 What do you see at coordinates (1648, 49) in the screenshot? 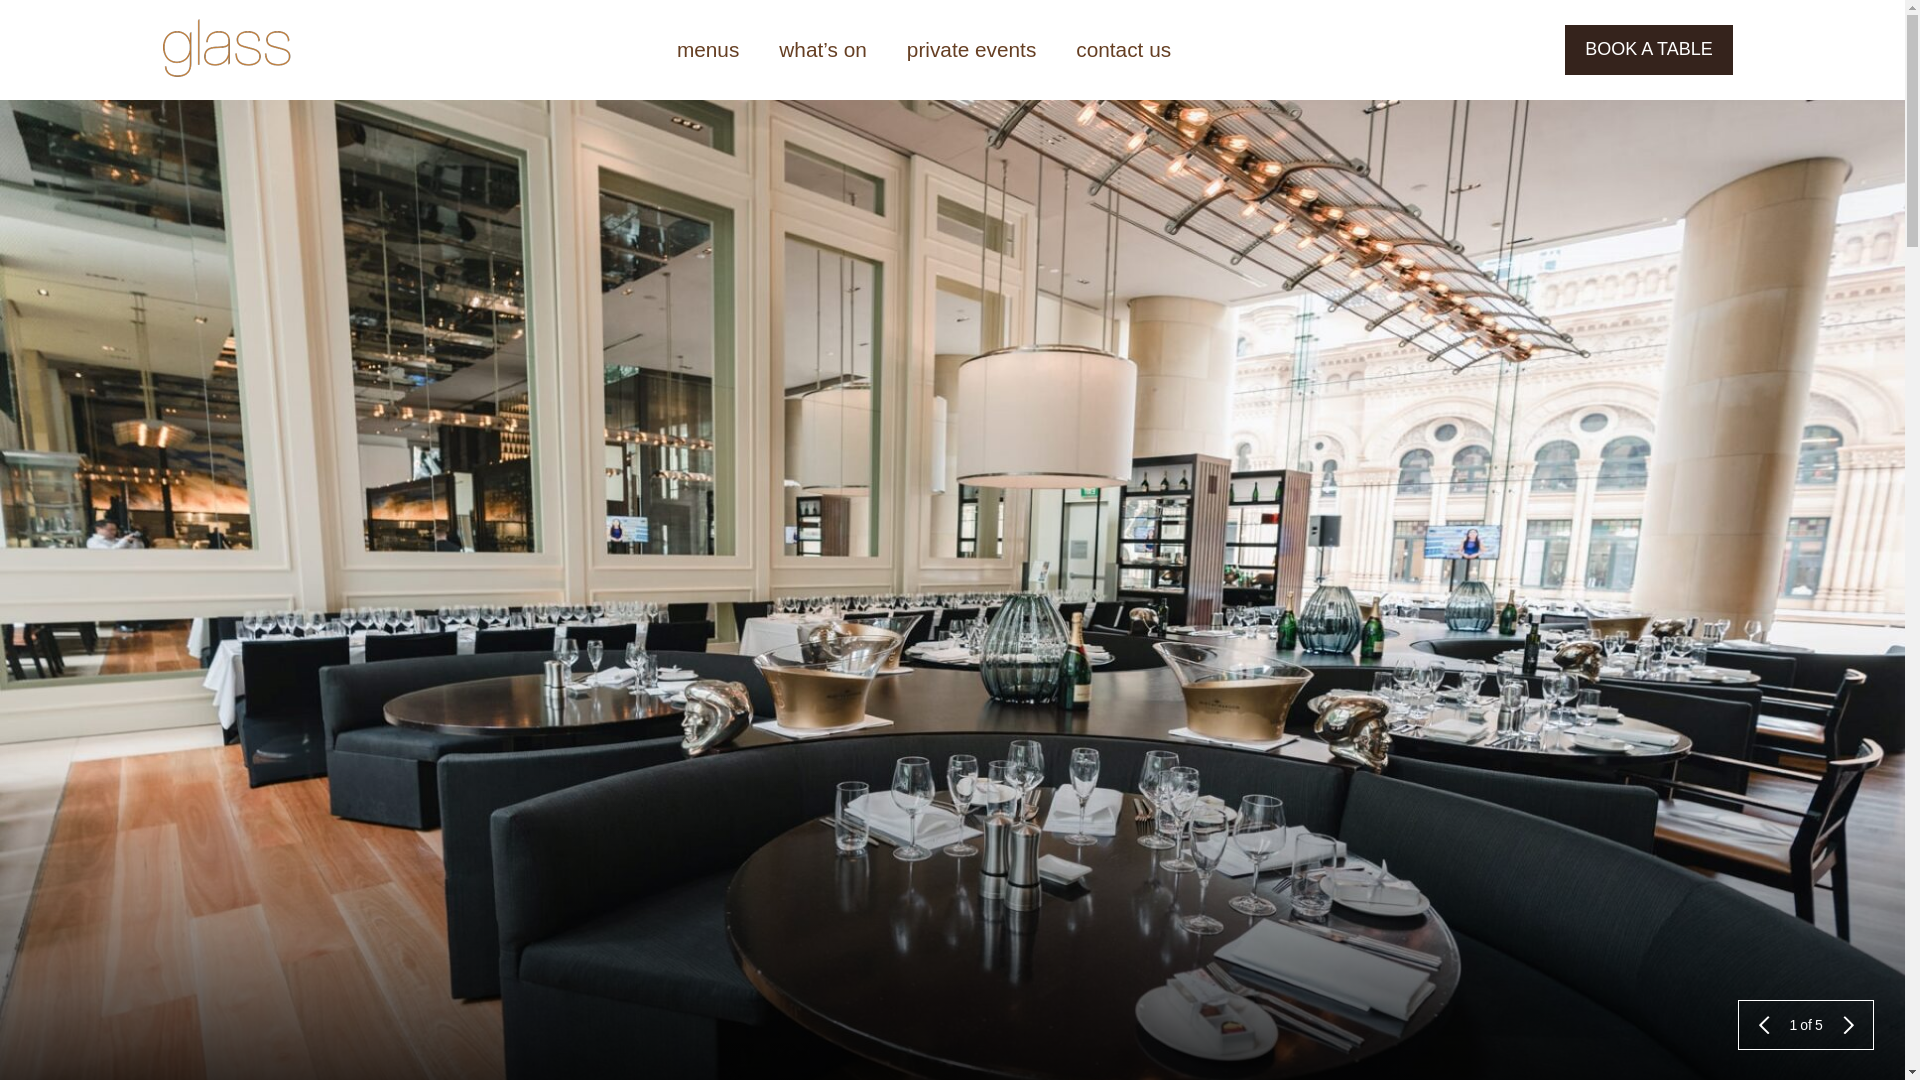
I see `'BOOK A TABLE'` at bounding box center [1648, 49].